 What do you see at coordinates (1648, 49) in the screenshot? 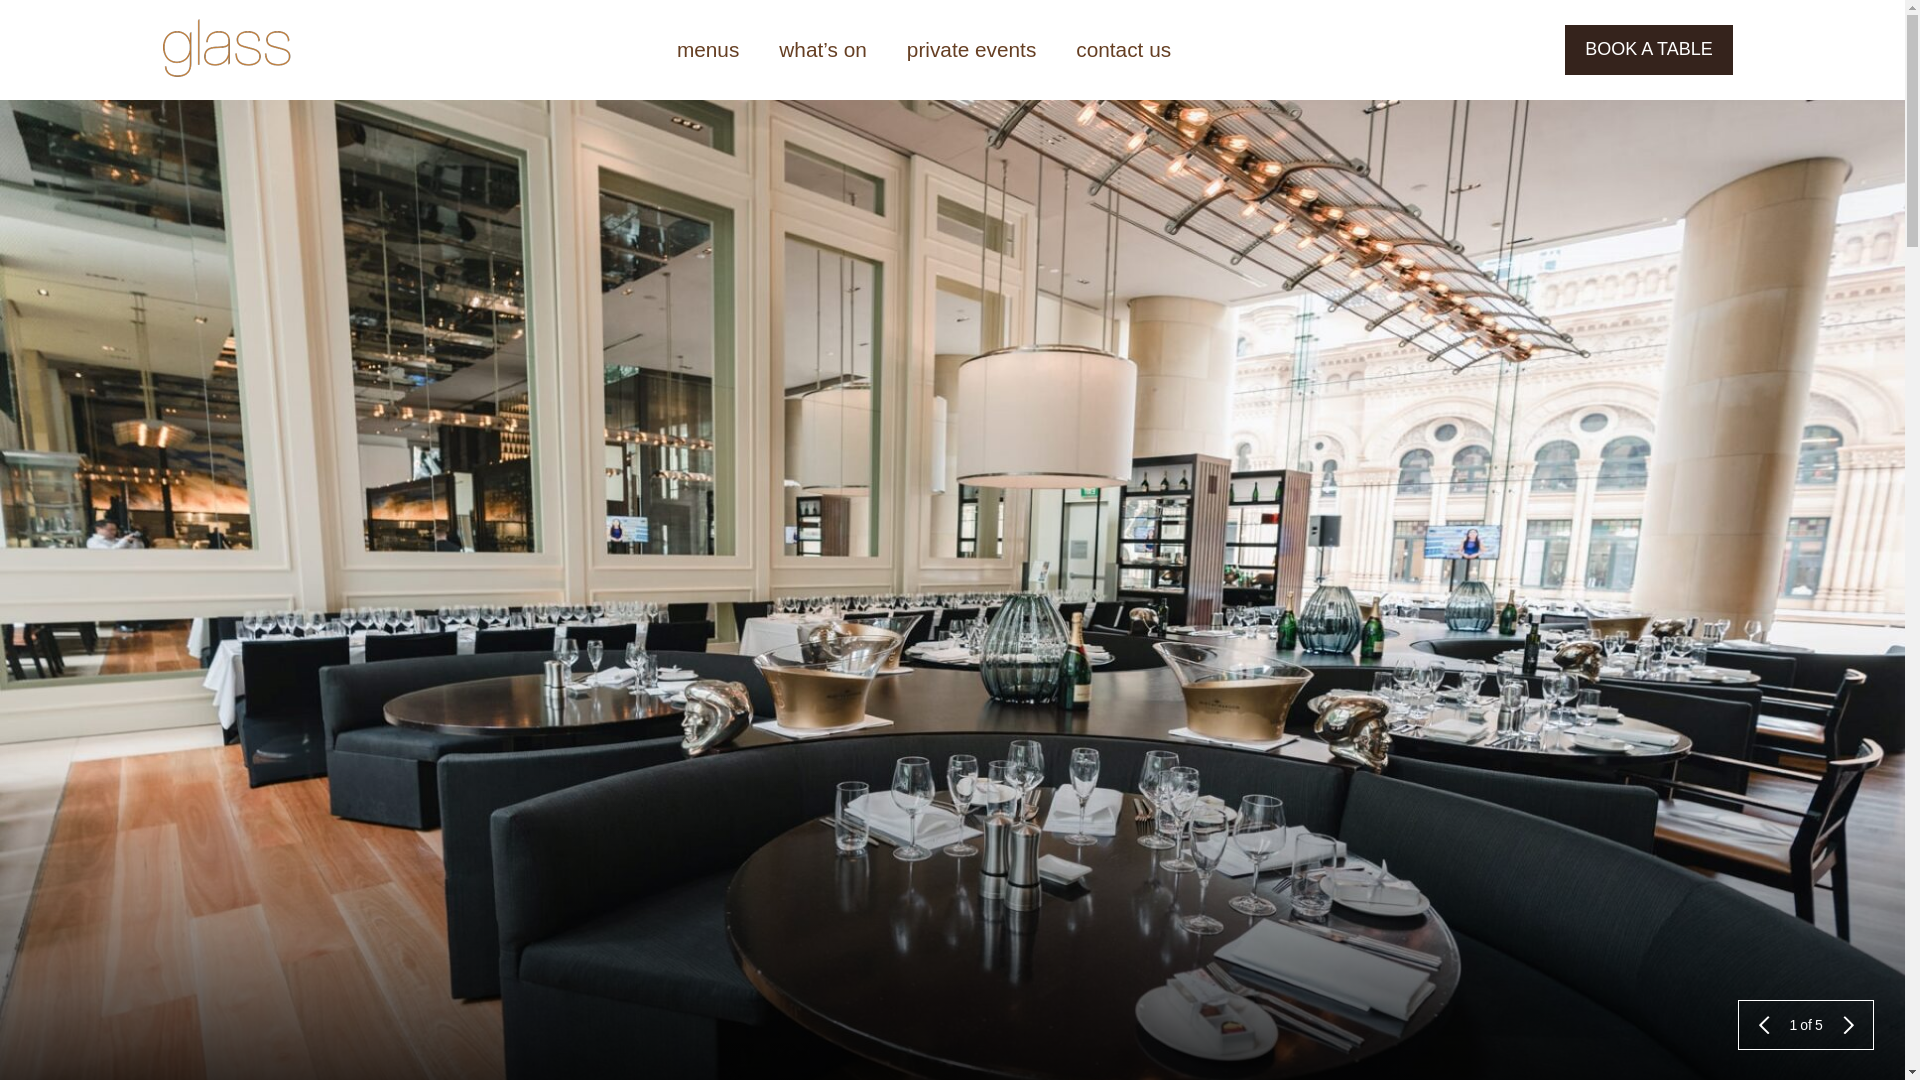
I see `'BOOK A TABLE'` at bounding box center [1648, 49].